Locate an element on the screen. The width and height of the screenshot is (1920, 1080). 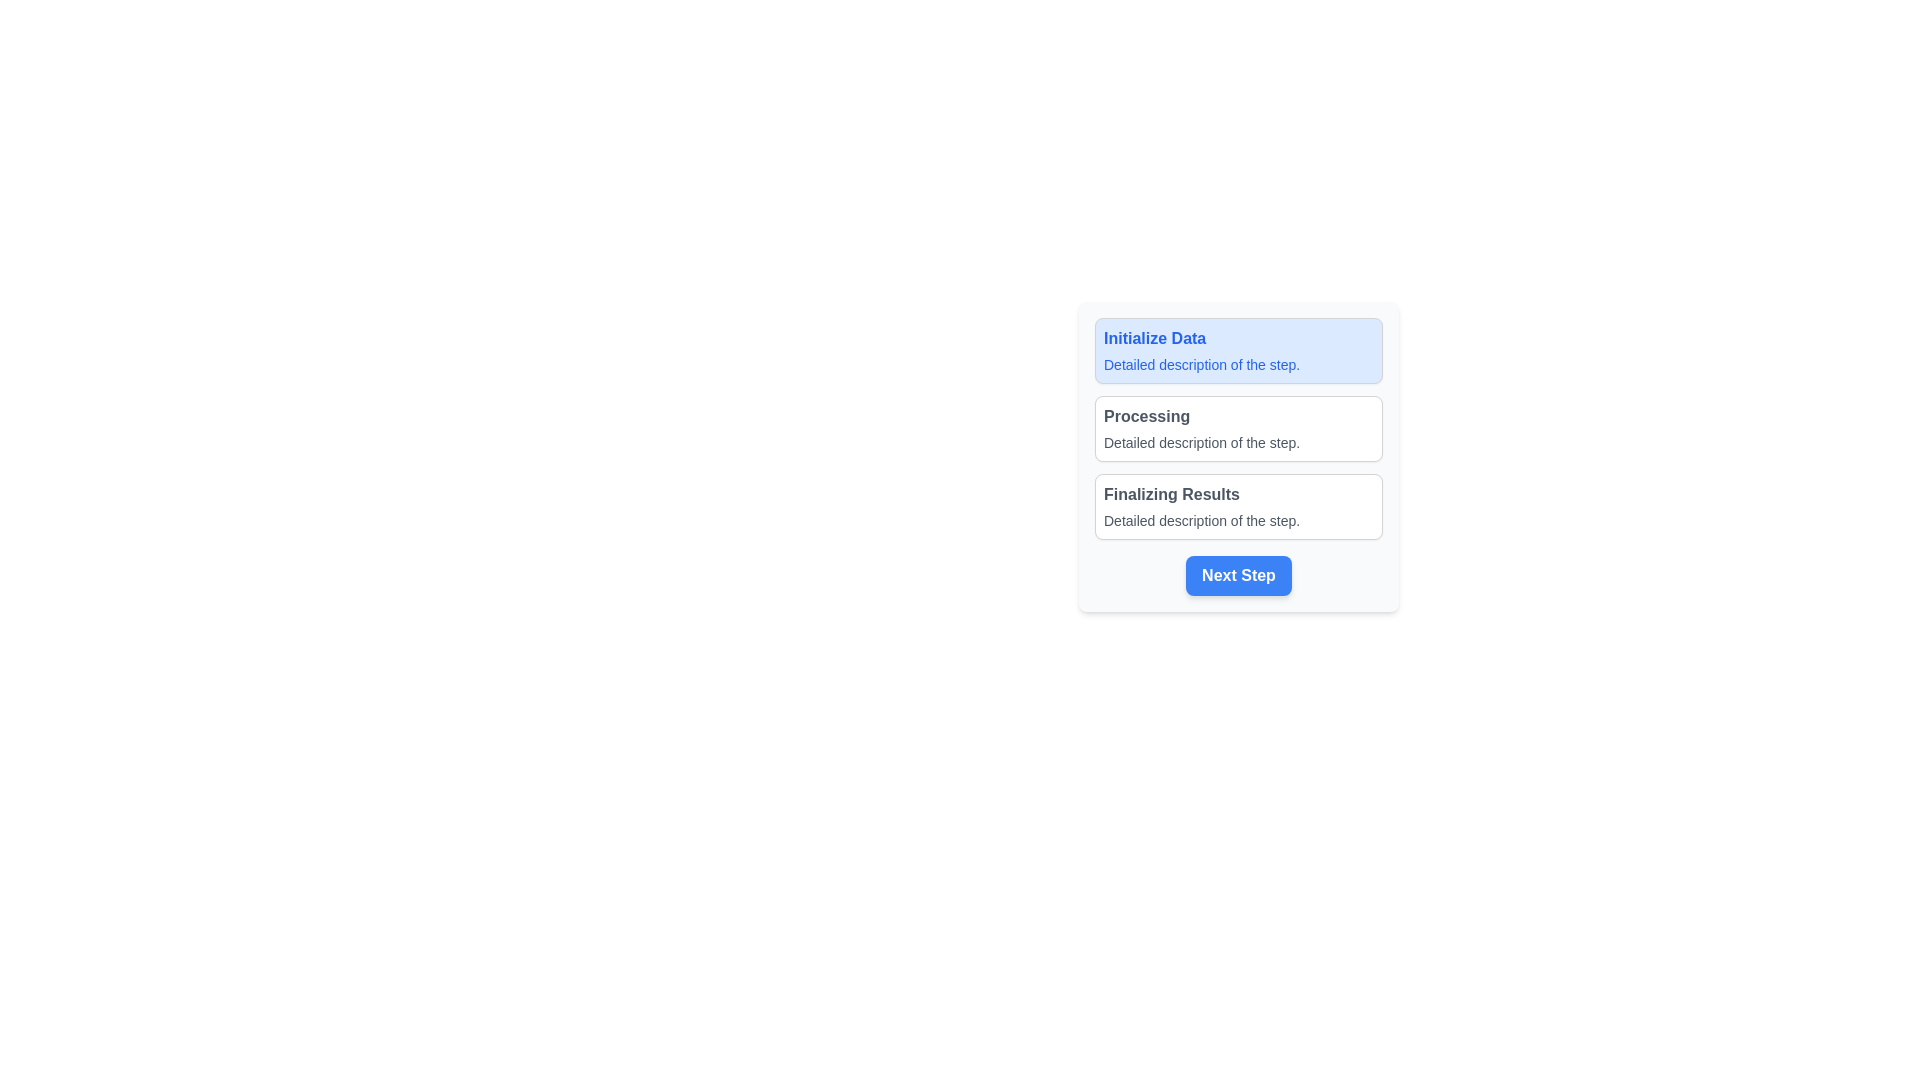
the 'Next Step' button located at the bottom of the step list interface is located at coordinates (1237, 575).